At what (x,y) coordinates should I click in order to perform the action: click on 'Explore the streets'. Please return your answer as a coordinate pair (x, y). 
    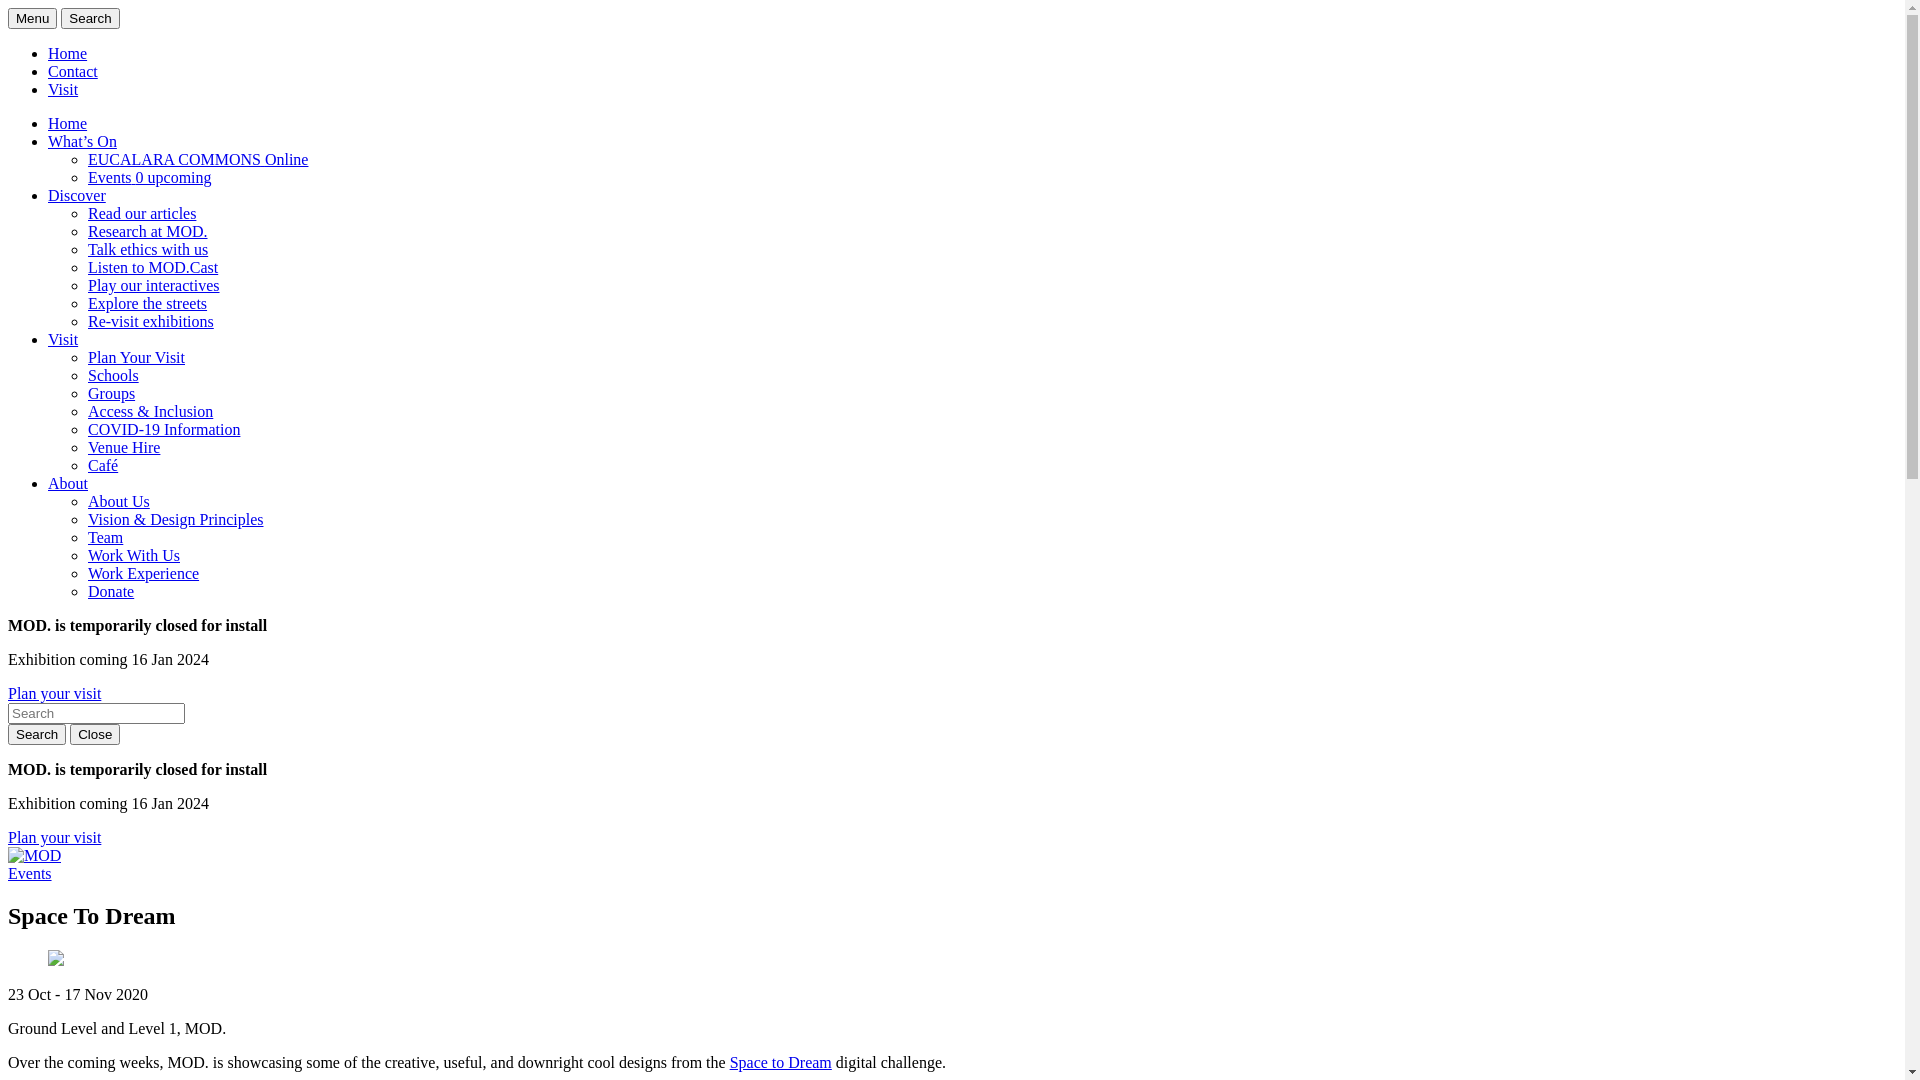
    Looking at the image, I should click on (146, 303).